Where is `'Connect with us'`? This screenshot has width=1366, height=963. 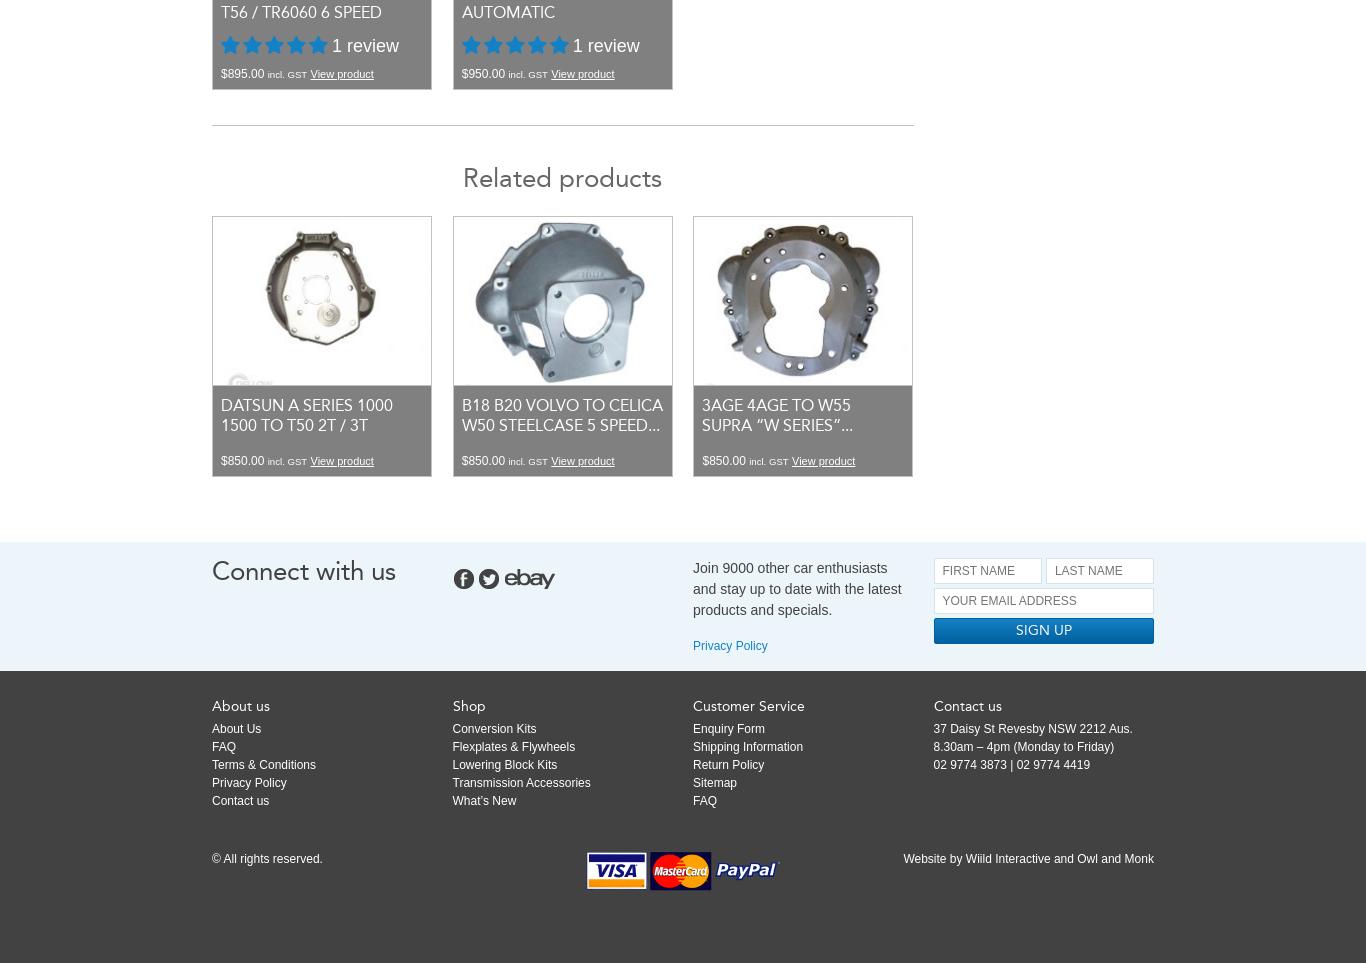 'Connect with us' is located at coordinates (303, 572).